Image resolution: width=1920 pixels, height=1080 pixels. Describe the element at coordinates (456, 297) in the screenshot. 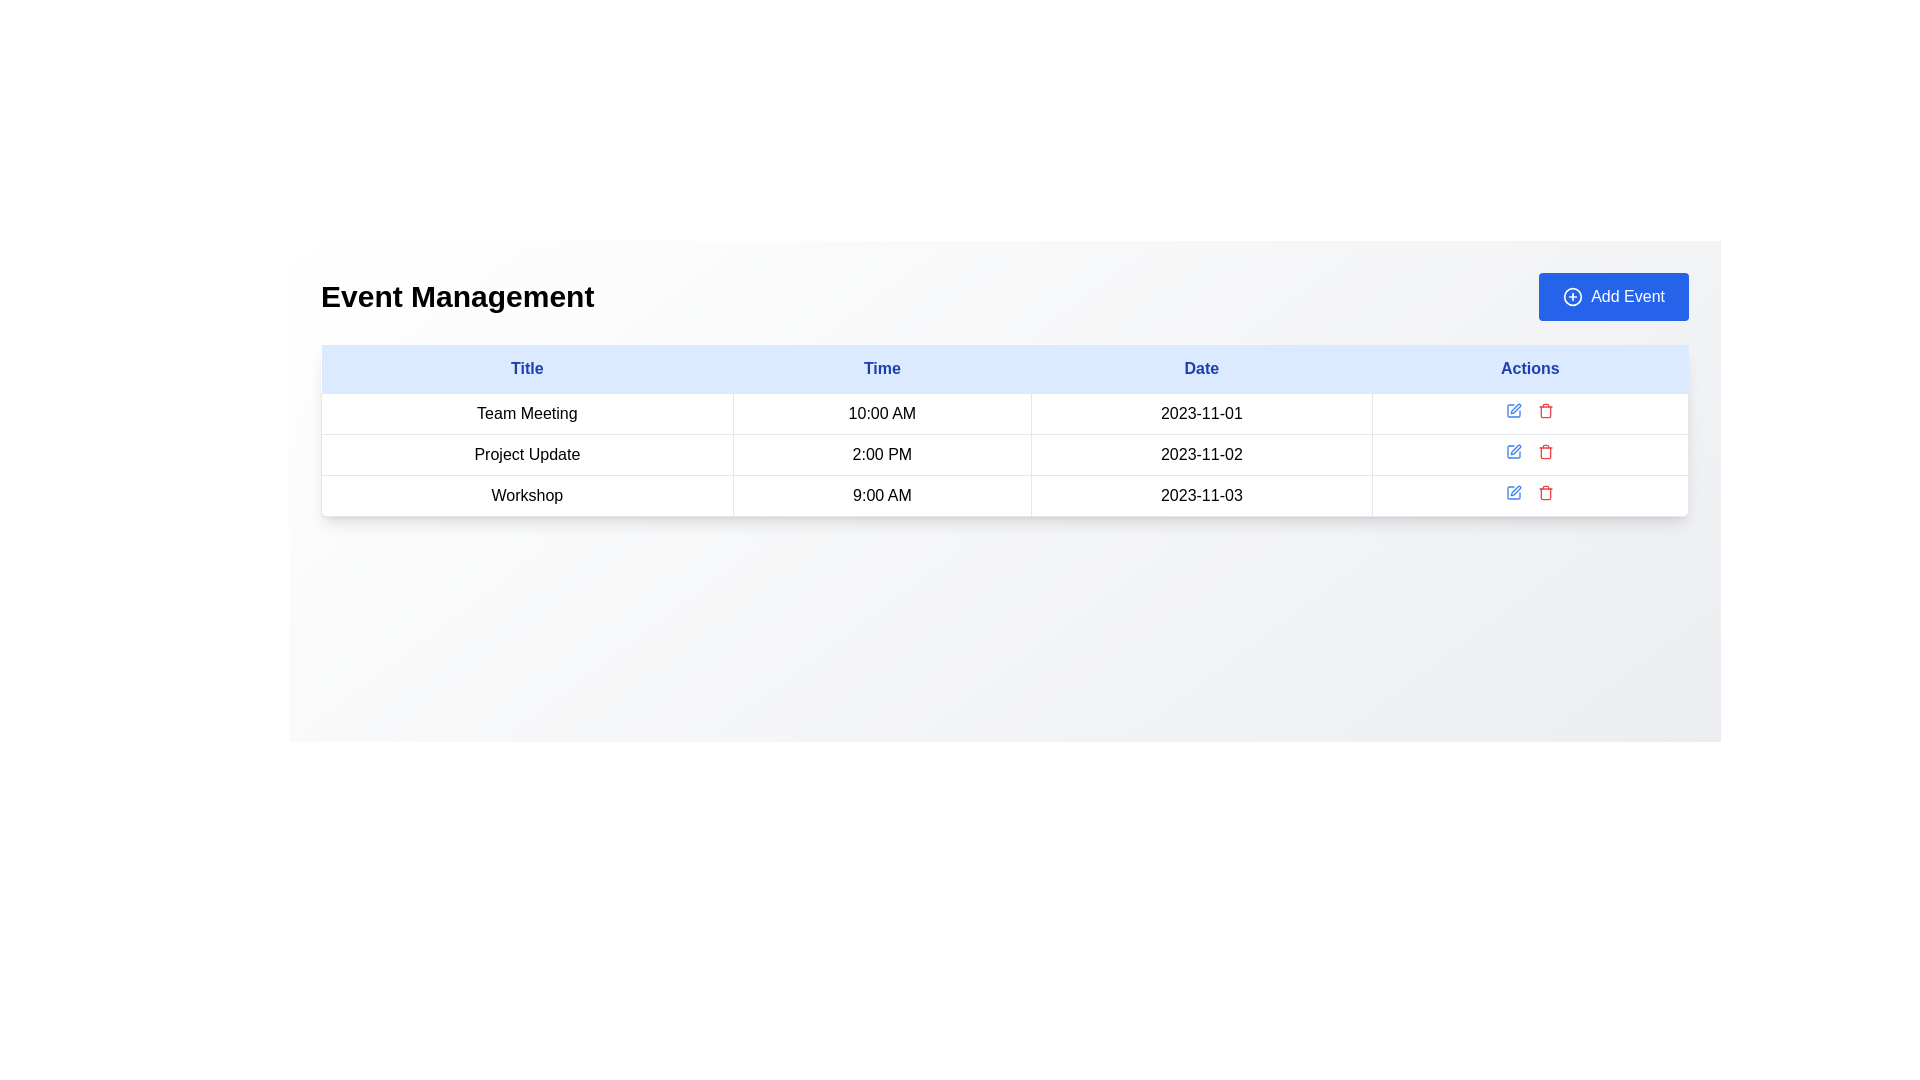

I see `the 'Event Management' title label located at the top left corner of the header area` at that location.